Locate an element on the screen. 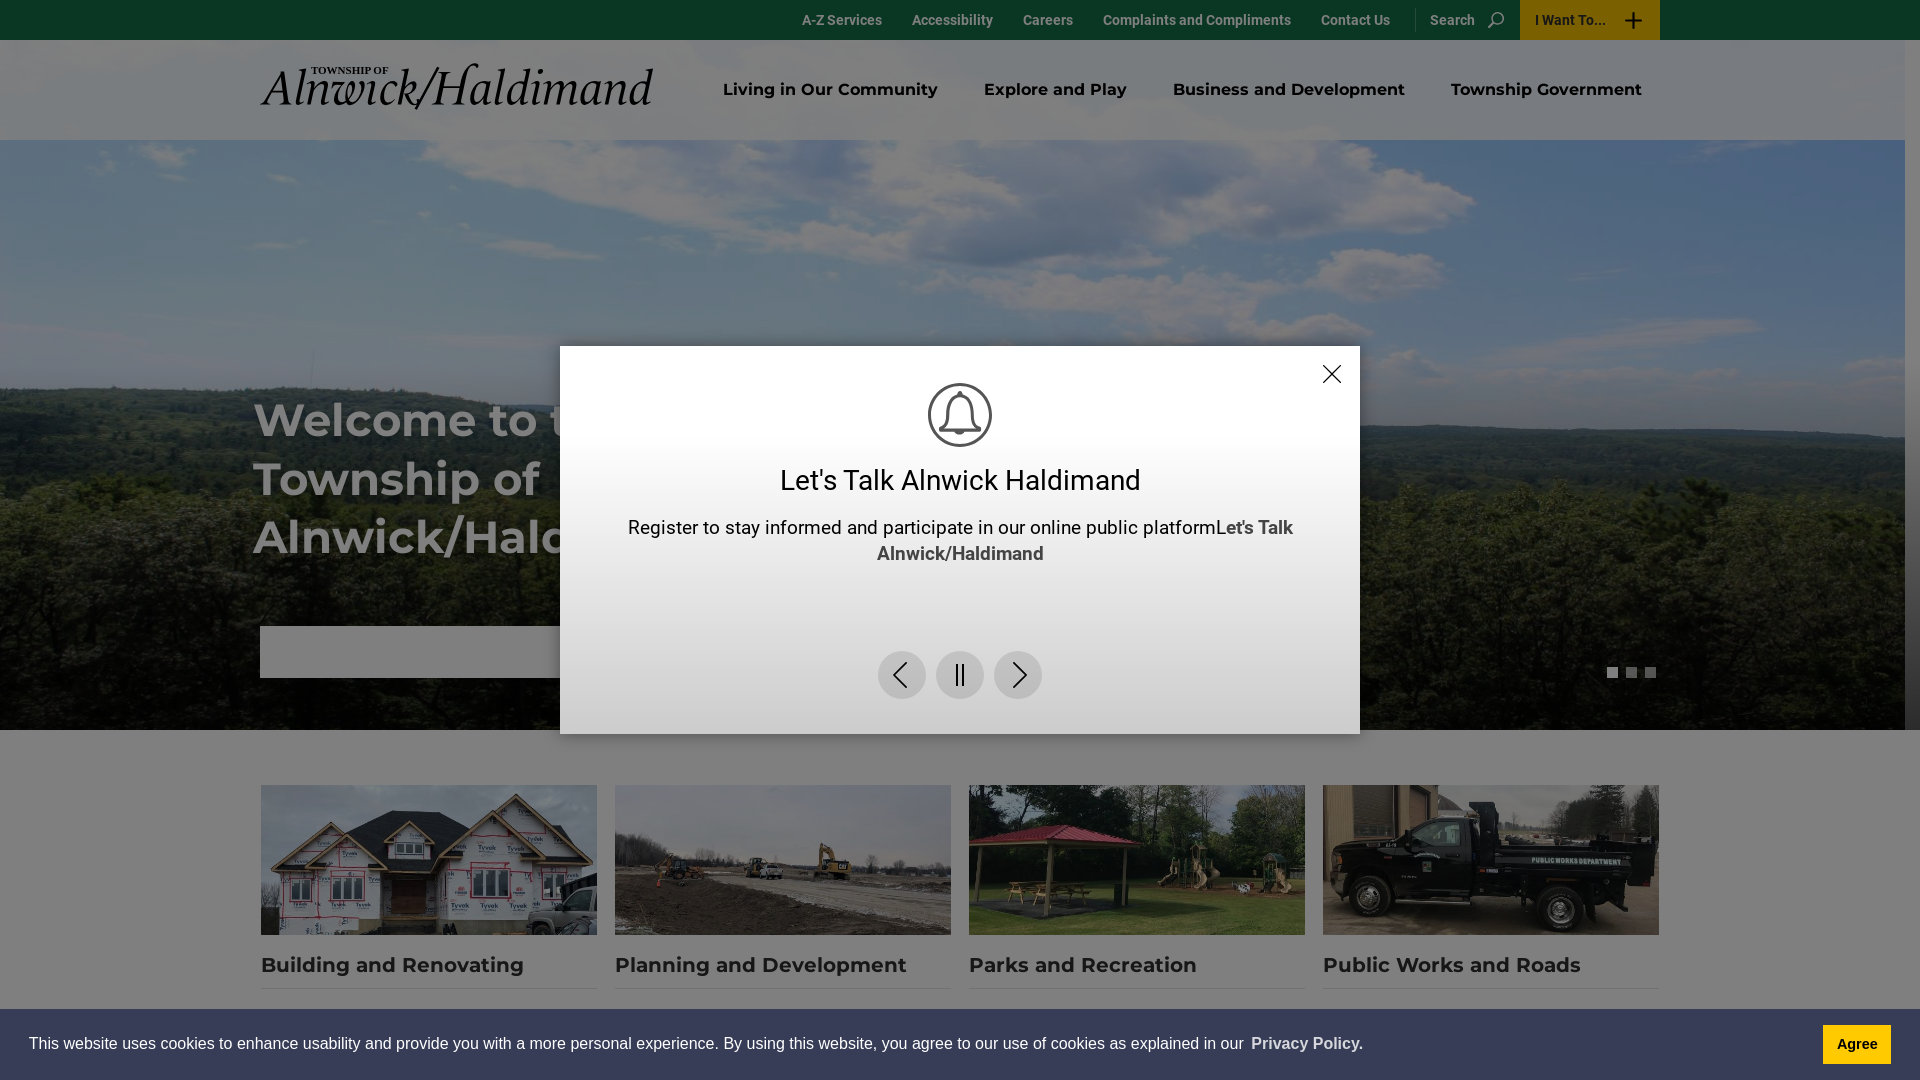 Image resolution: width=1920 pixels, height=1080 pixels. 'A-Z Services' is located at coordinates (841, 19).